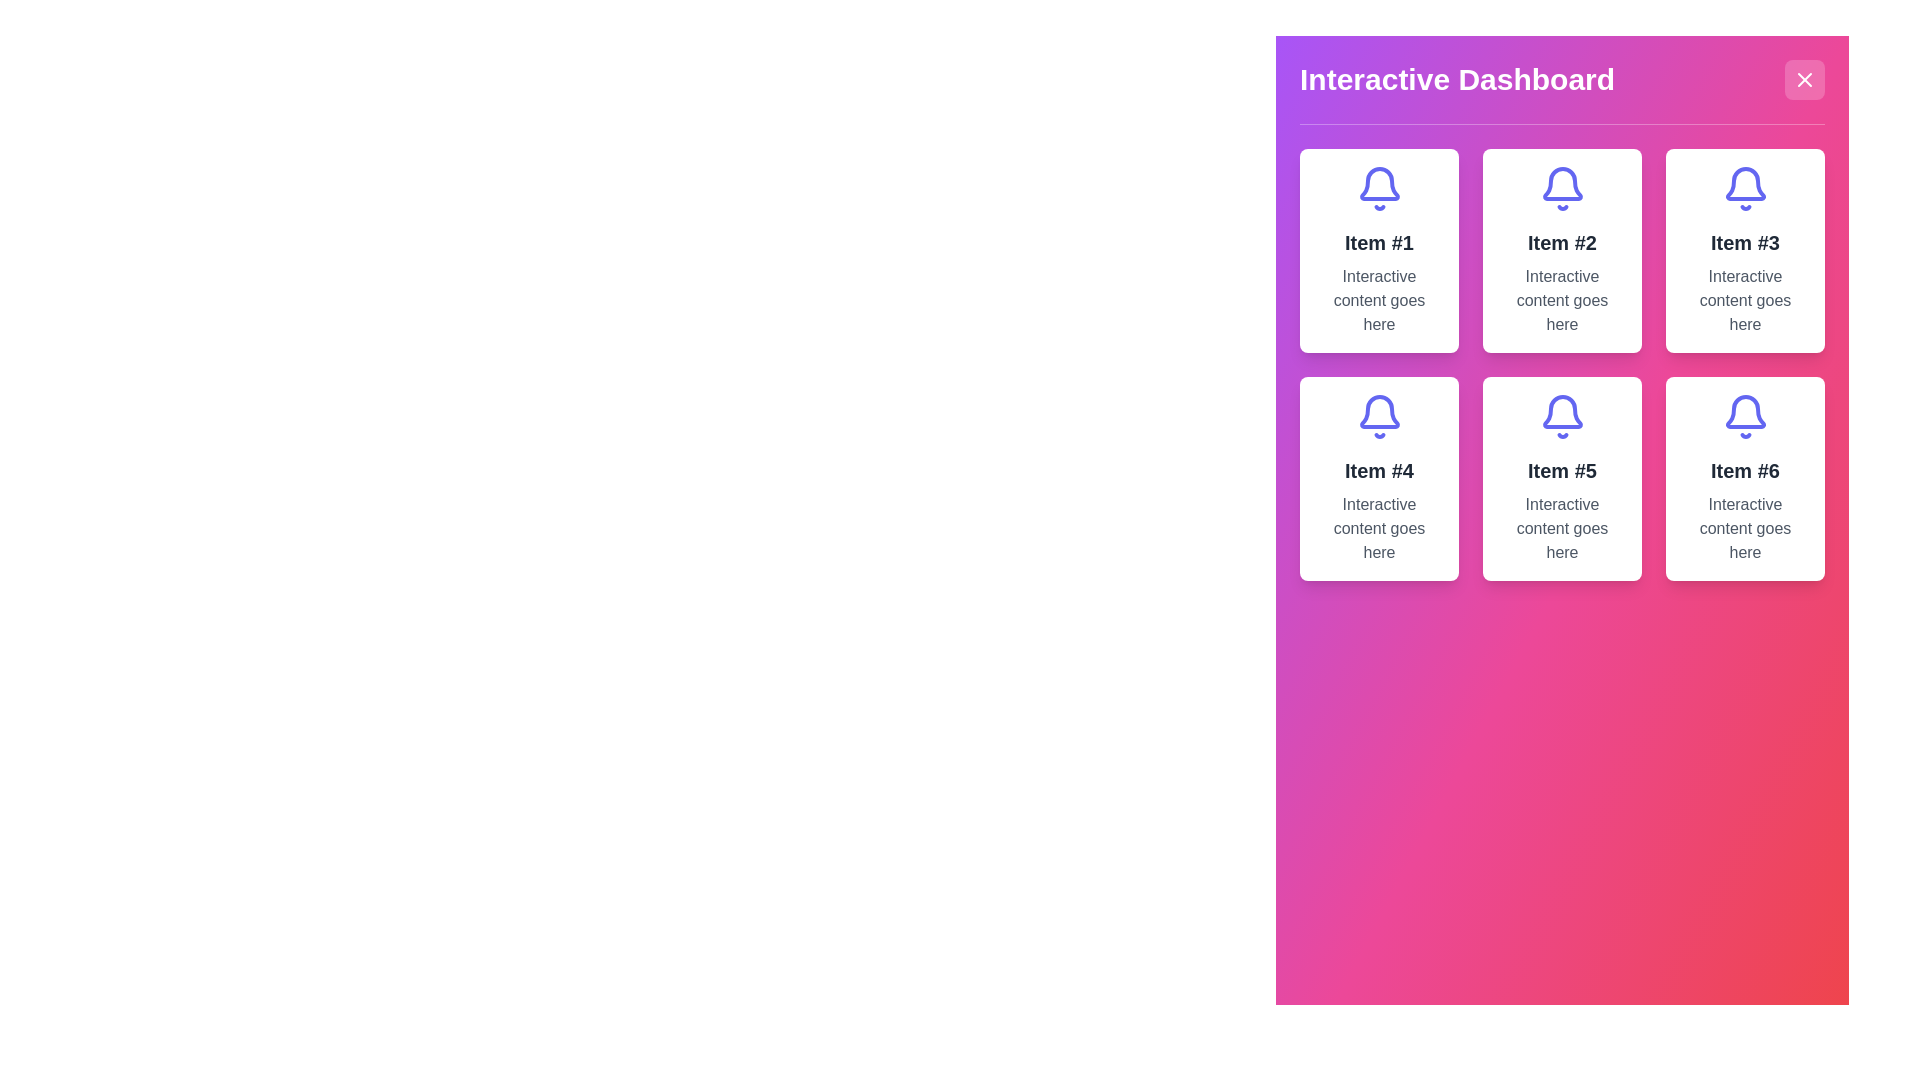 The width and height of the screenshot is (1920, 1080). I want to click on the fourth card in the grid layout, which features a blue bell icon and text 'Item #4' with interactive content, so click(1378, 478).